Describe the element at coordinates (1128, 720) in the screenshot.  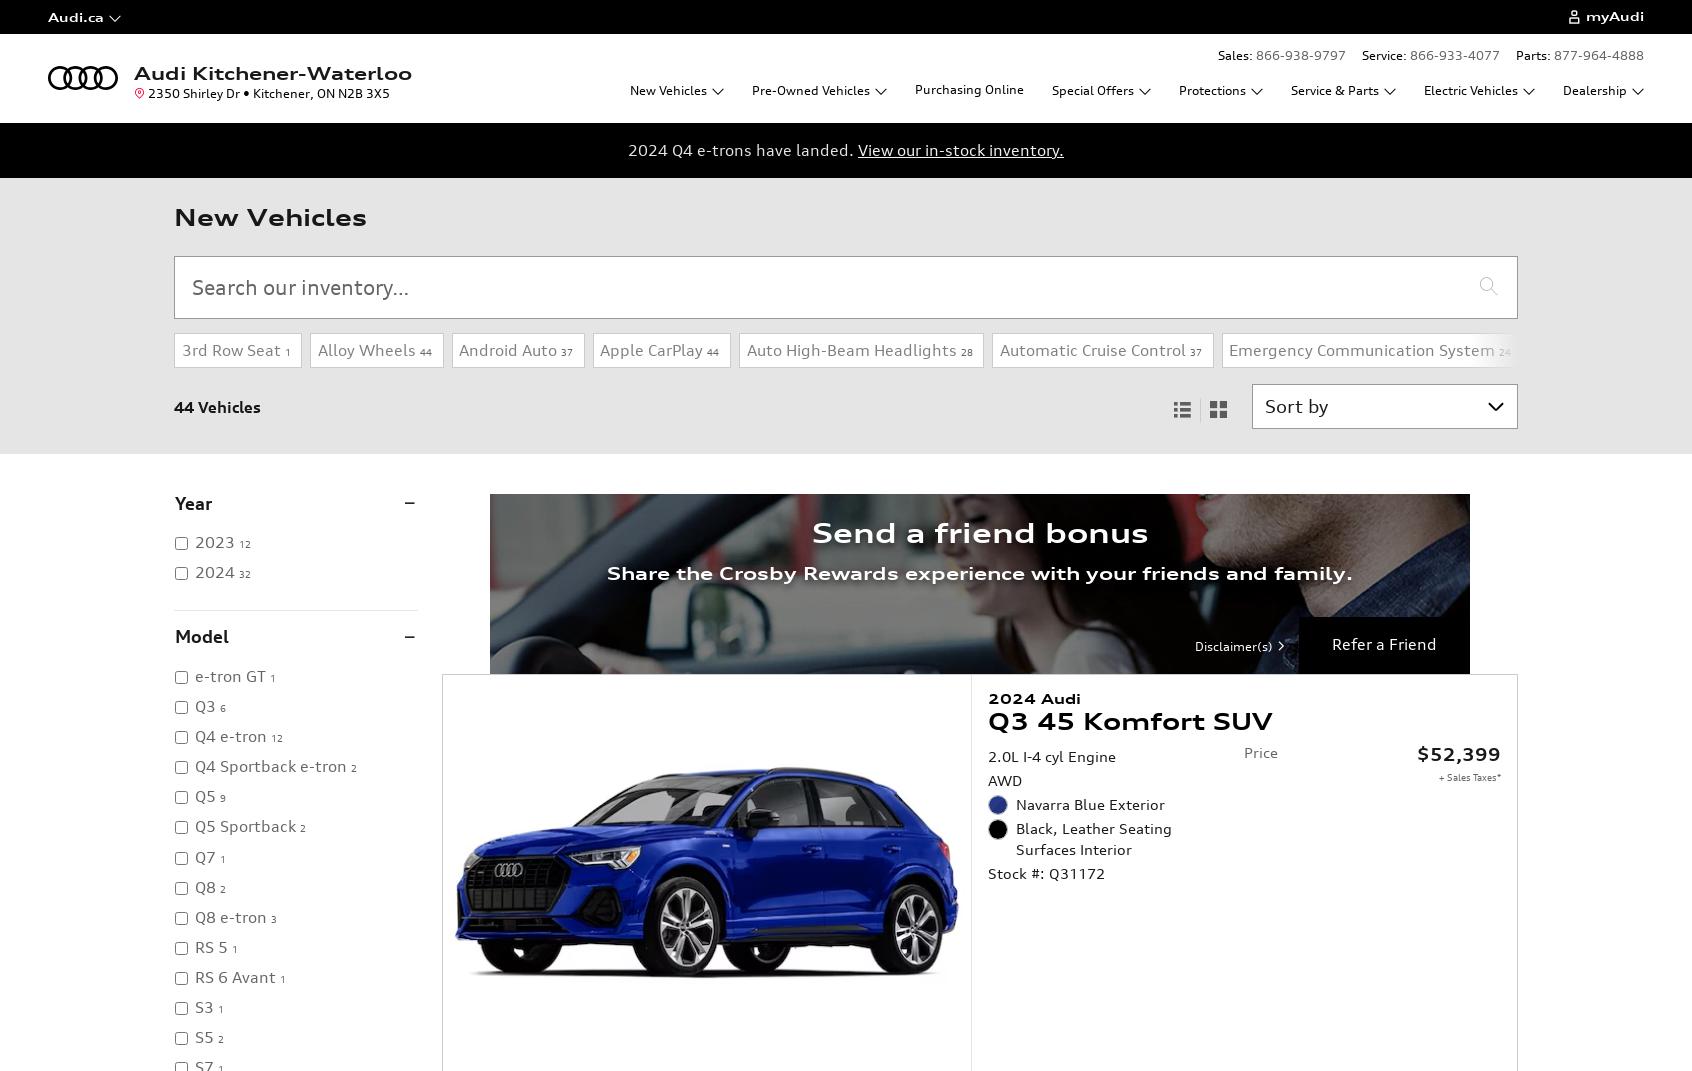
I see `'Q3 45 Komfort SUV'` at that location.